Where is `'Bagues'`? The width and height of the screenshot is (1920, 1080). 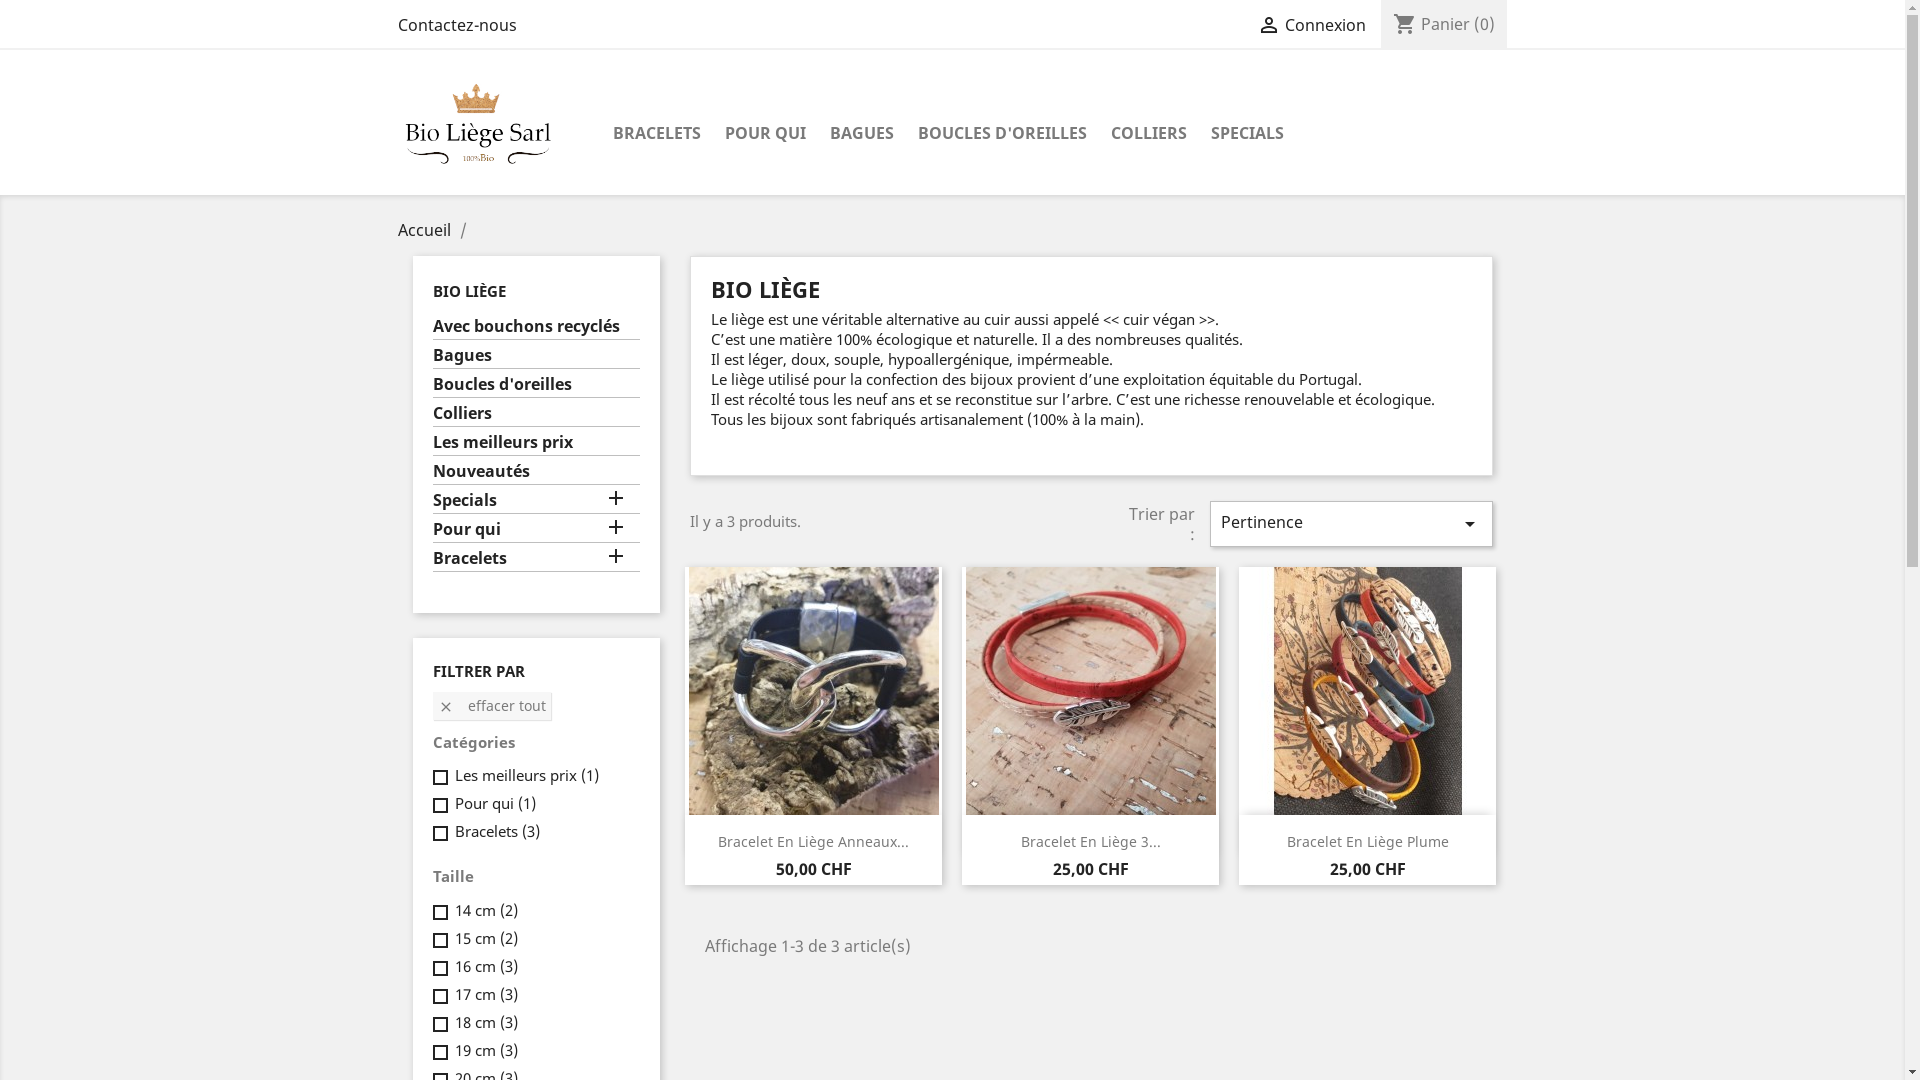
'Bagues' is located at coordinates (536, 356).